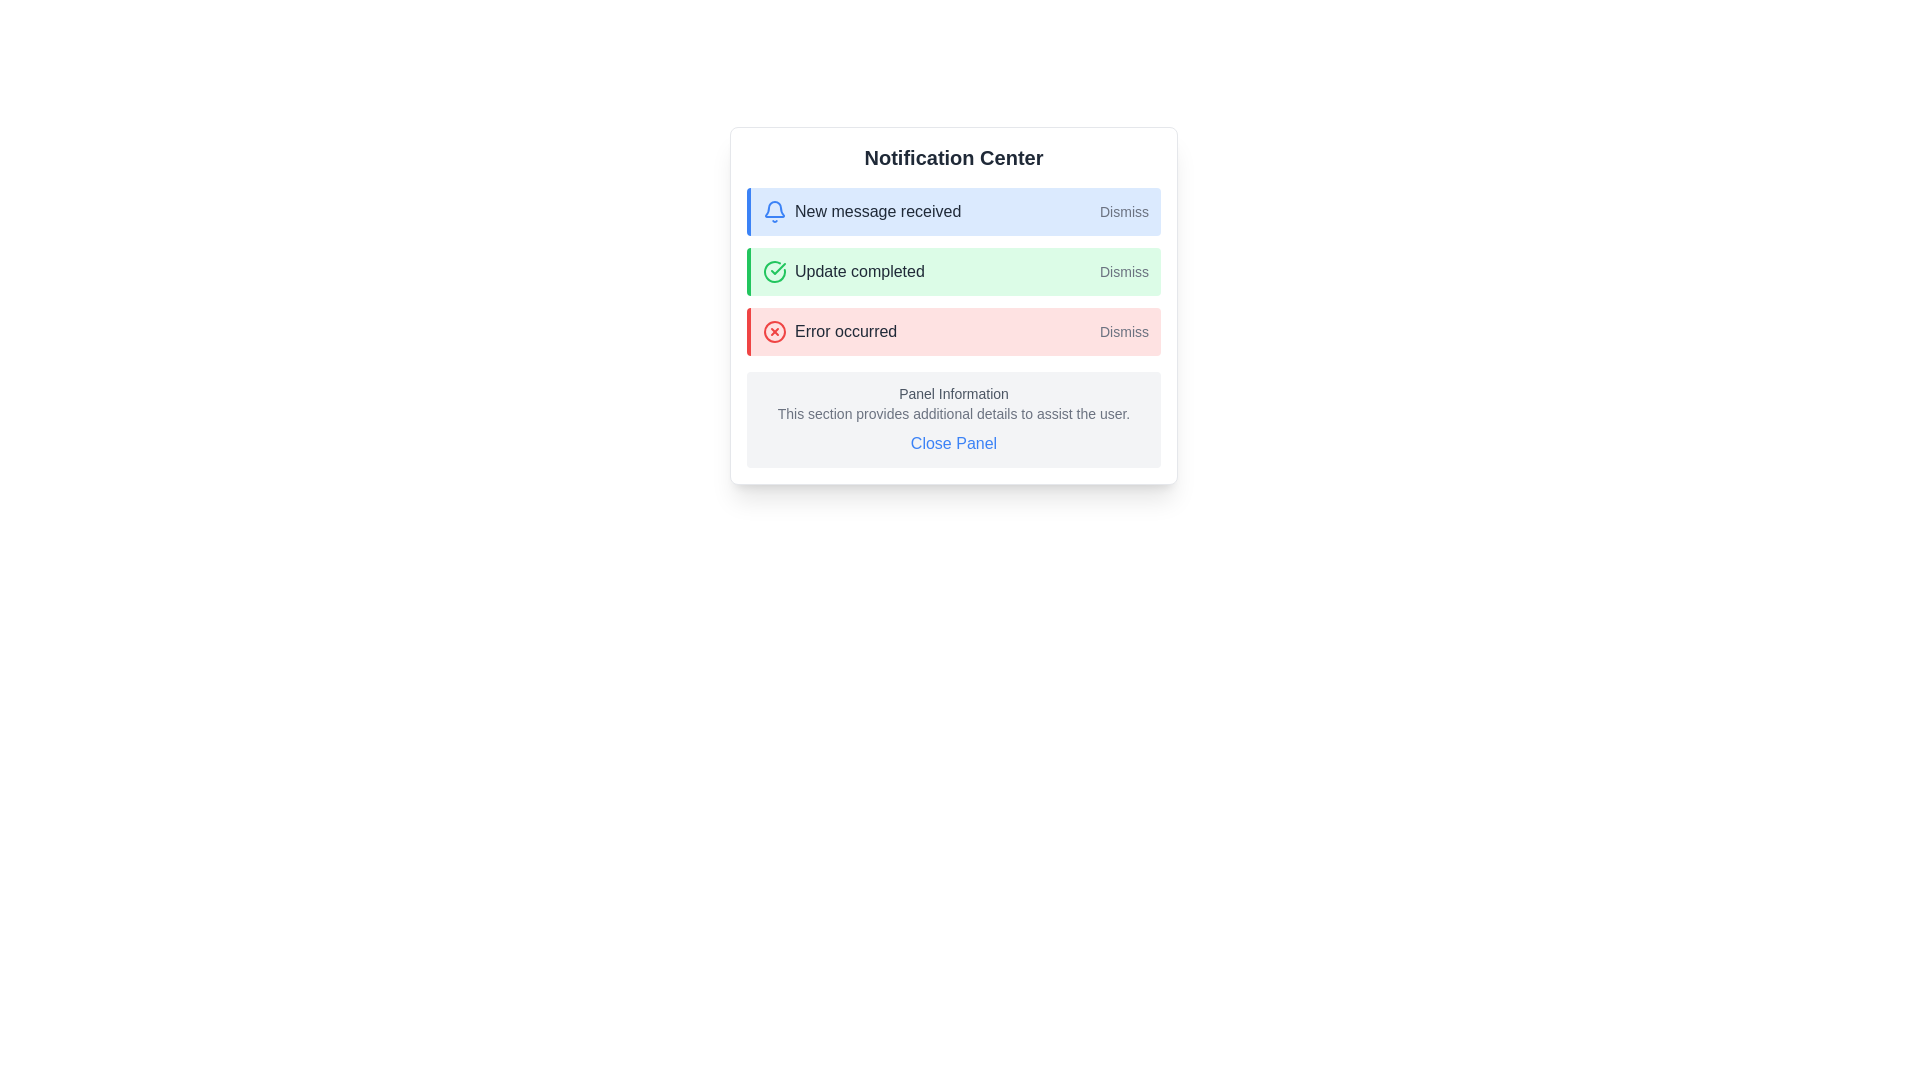 This screenshot has width=1920, height=1080. What do you see at coordinates (878, 212) in the screenshot?
I see `the text label that conveys the content of a notification message, located in the topmost notification box just to the right of the bell icon` at bounding box center [878, 212].